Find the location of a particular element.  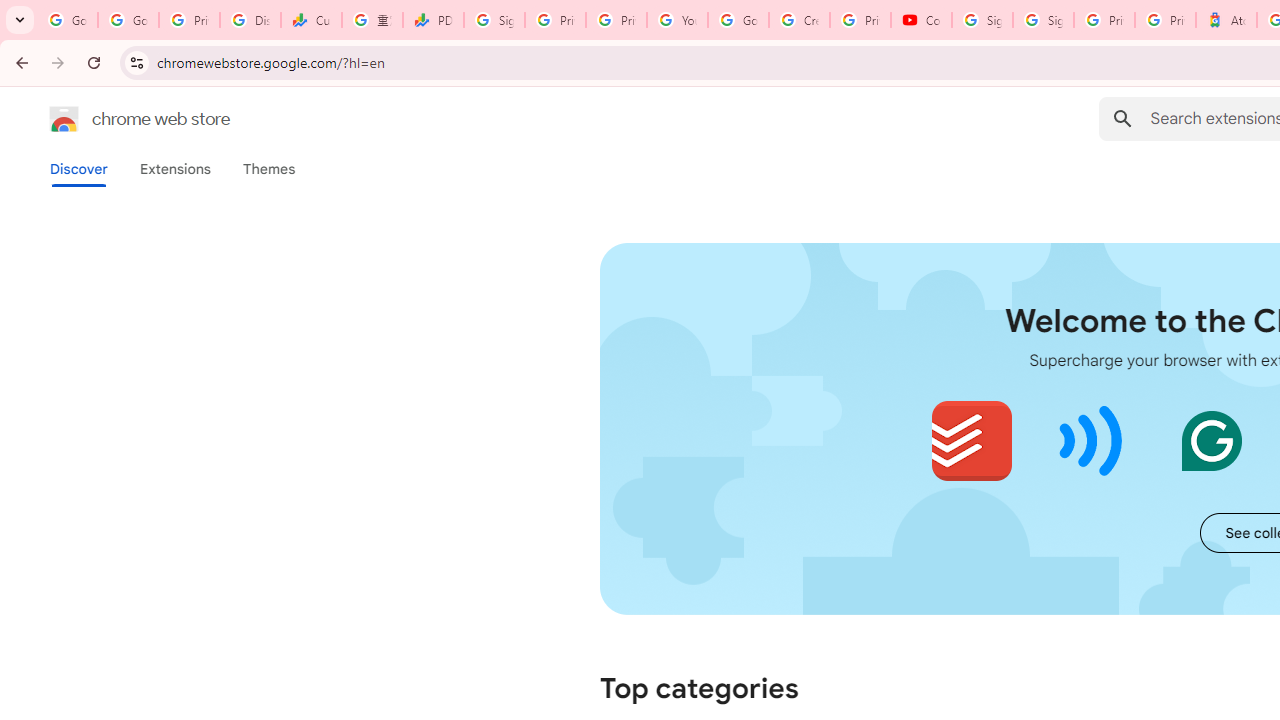

'YouTube' is located at coordinates (677, 20).